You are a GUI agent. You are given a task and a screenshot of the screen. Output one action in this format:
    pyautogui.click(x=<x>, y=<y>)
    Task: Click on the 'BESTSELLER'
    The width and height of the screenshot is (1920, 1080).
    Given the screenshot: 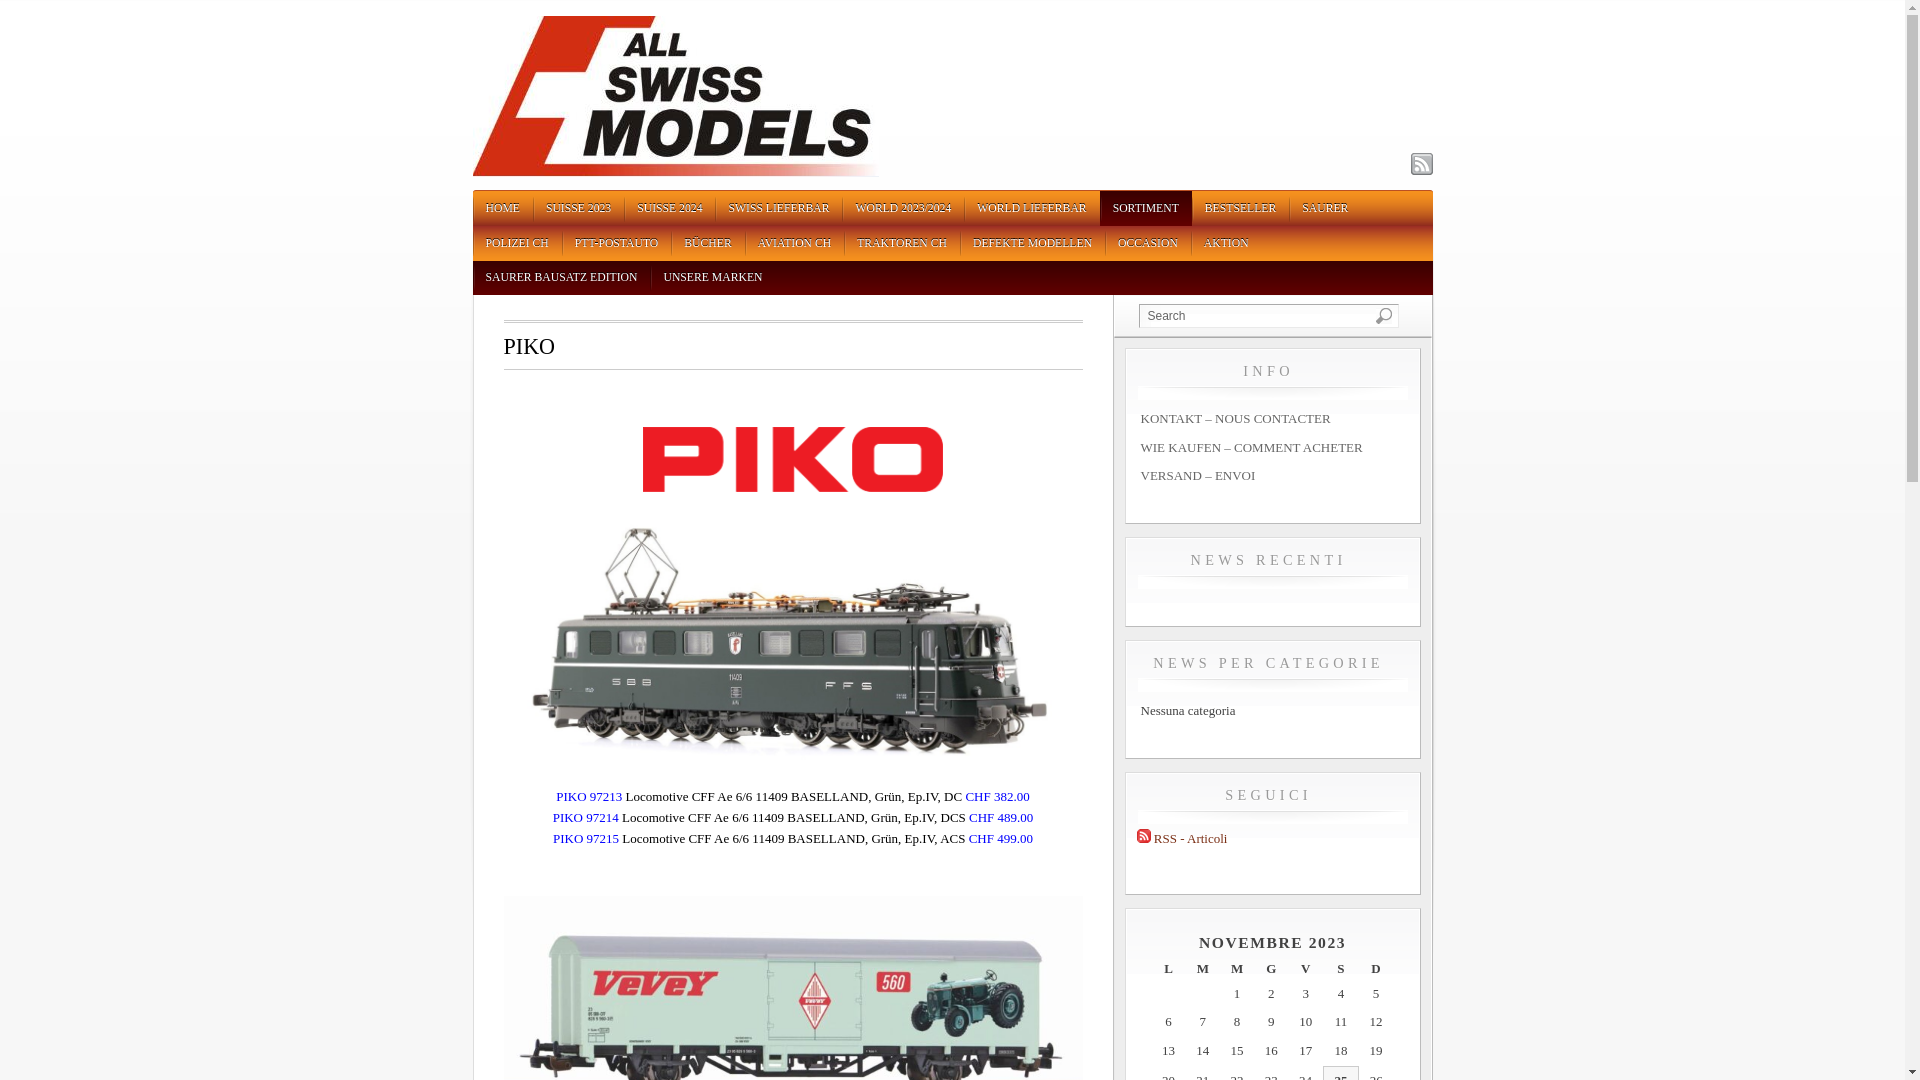 What is the action you would take?
    pyautogui.click(x=1239, y=208)
    